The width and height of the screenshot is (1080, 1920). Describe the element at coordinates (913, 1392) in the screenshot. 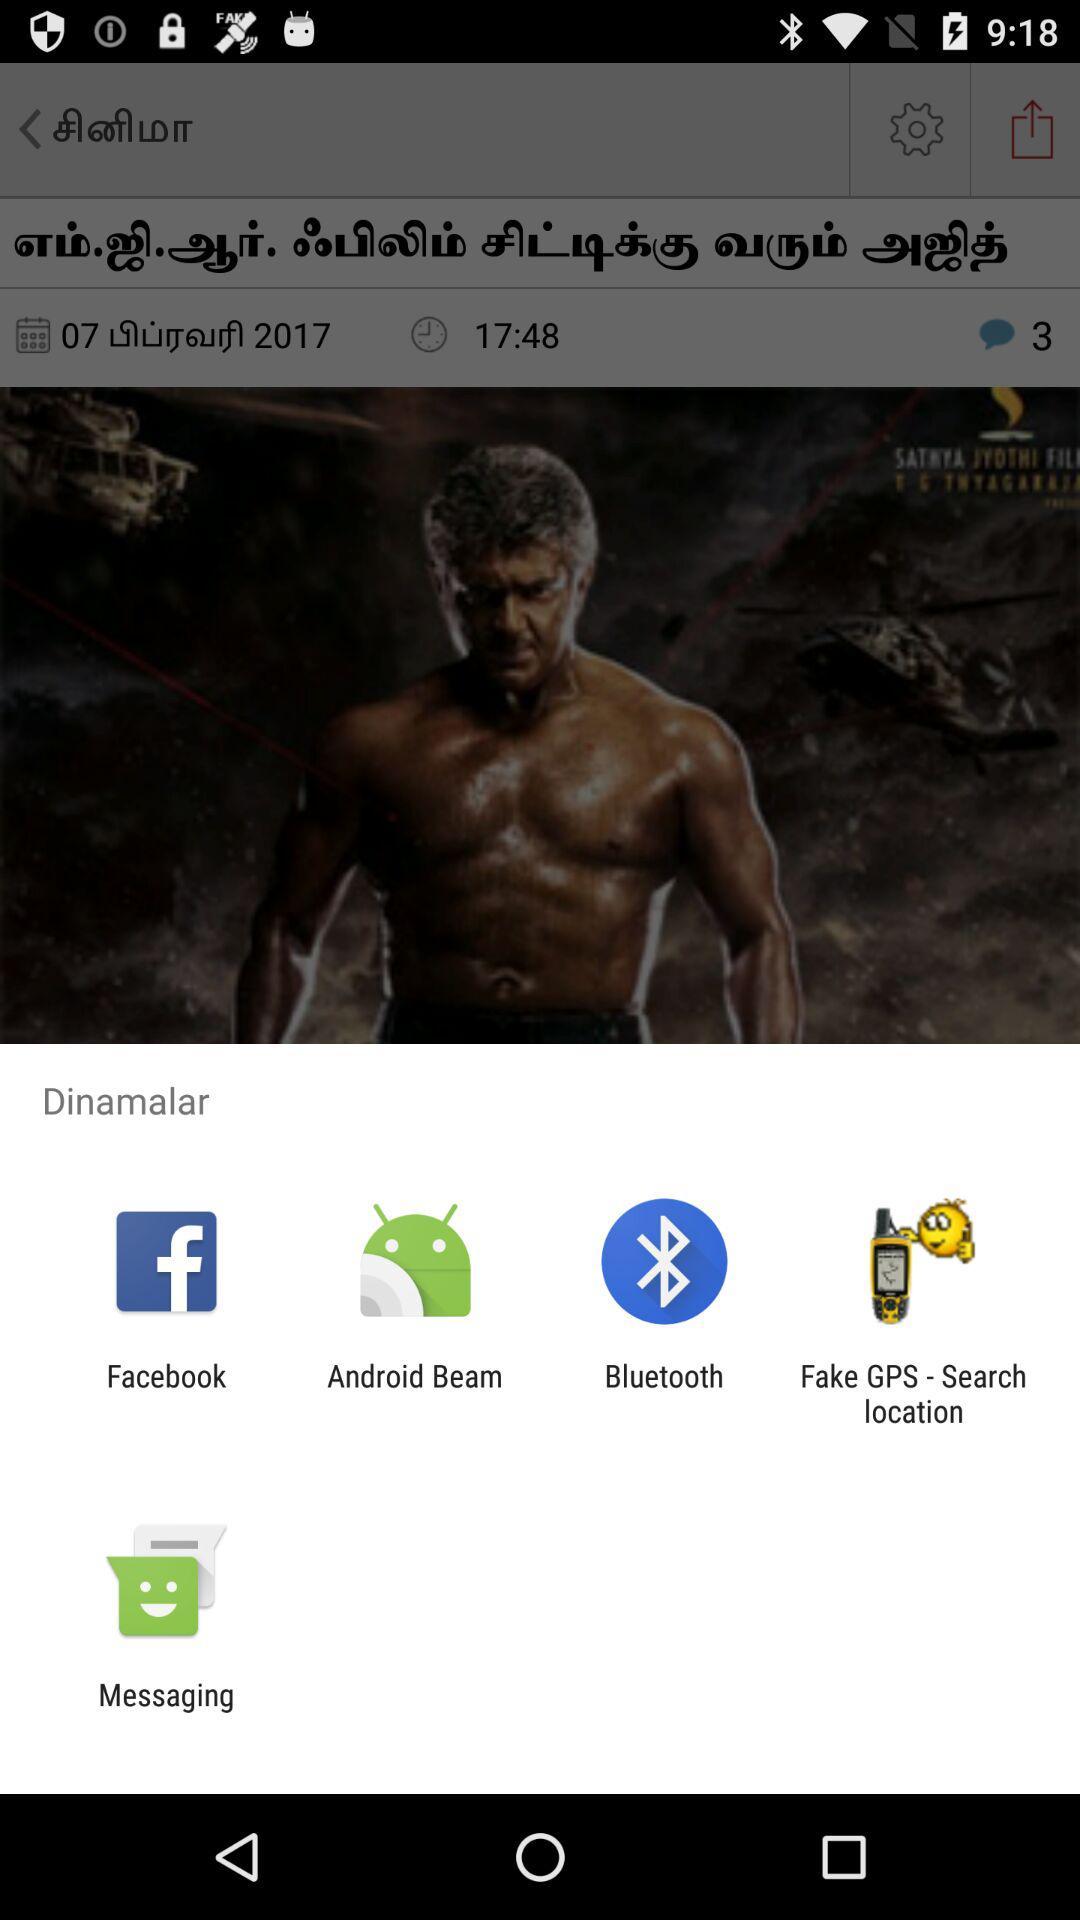

I see `the item next to the bluetooth item` at that location.